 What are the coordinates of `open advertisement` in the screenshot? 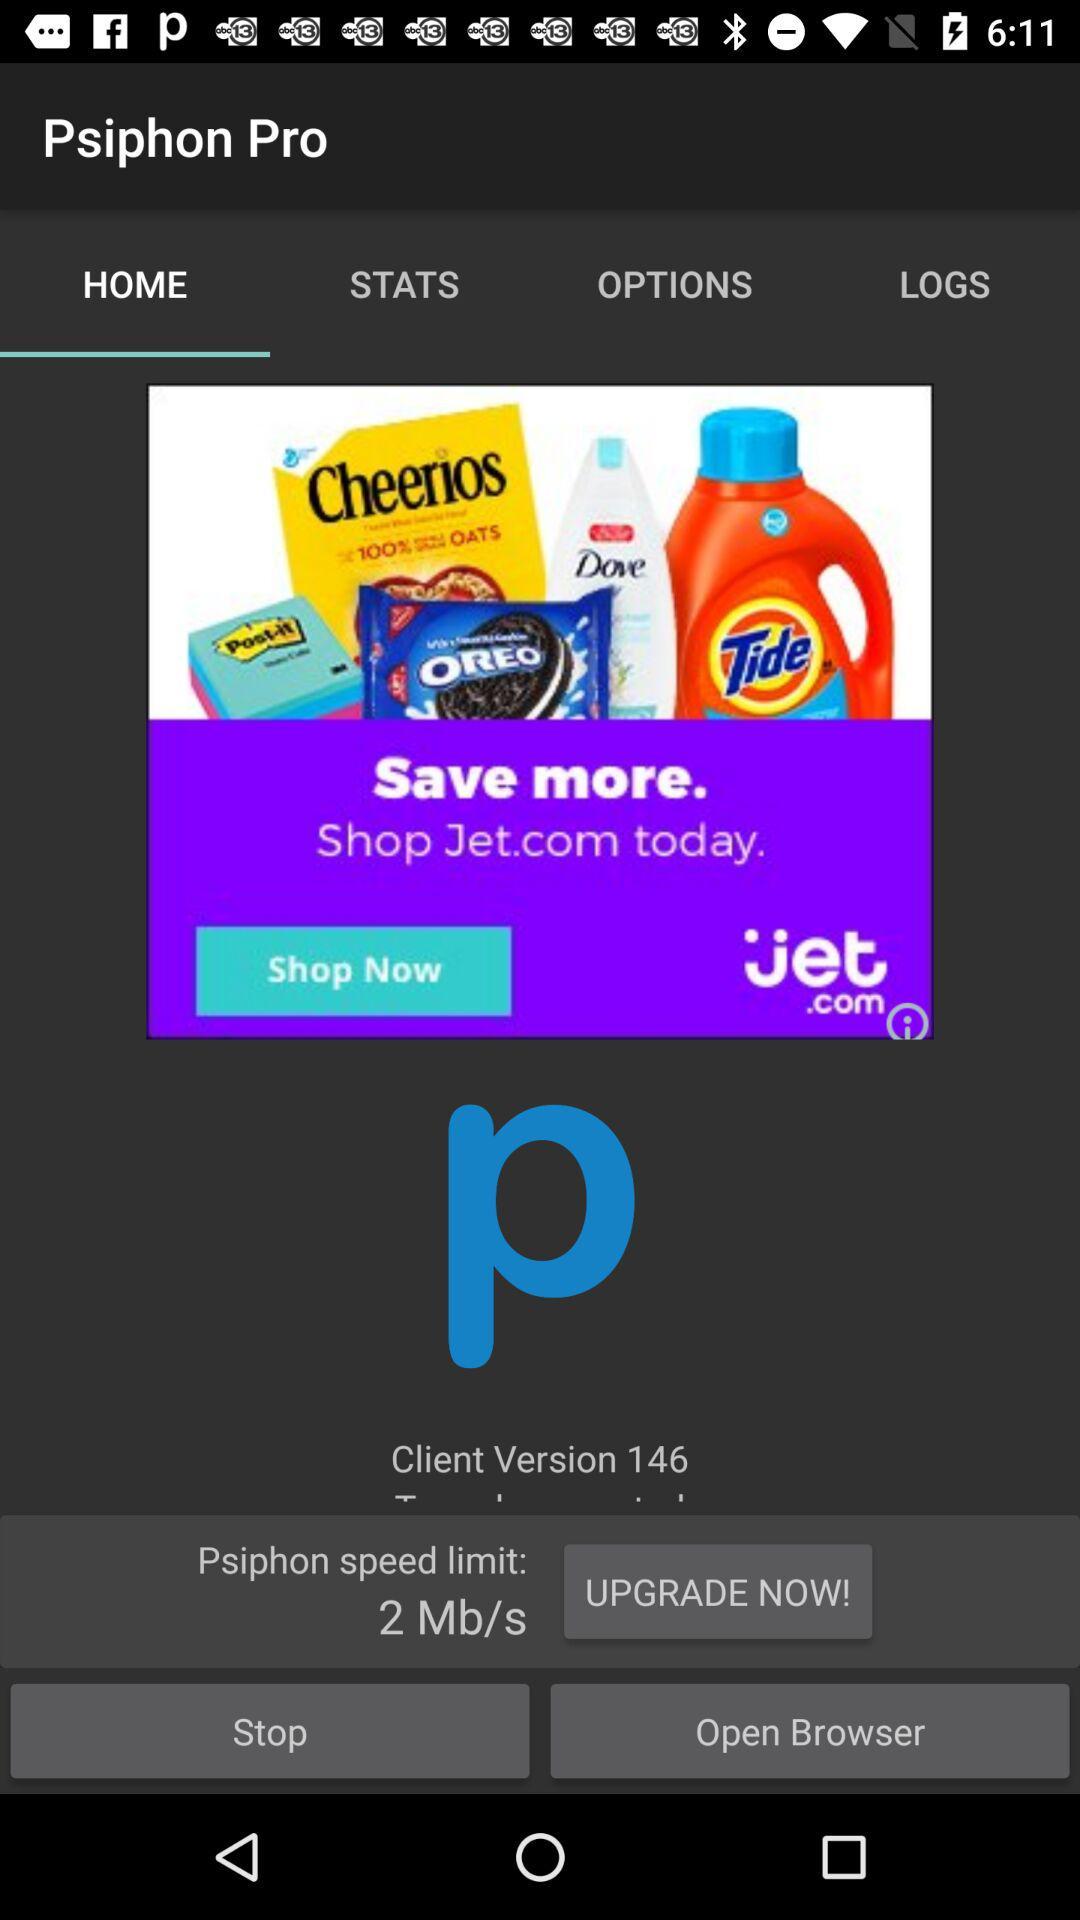 It's located at (540, 711).